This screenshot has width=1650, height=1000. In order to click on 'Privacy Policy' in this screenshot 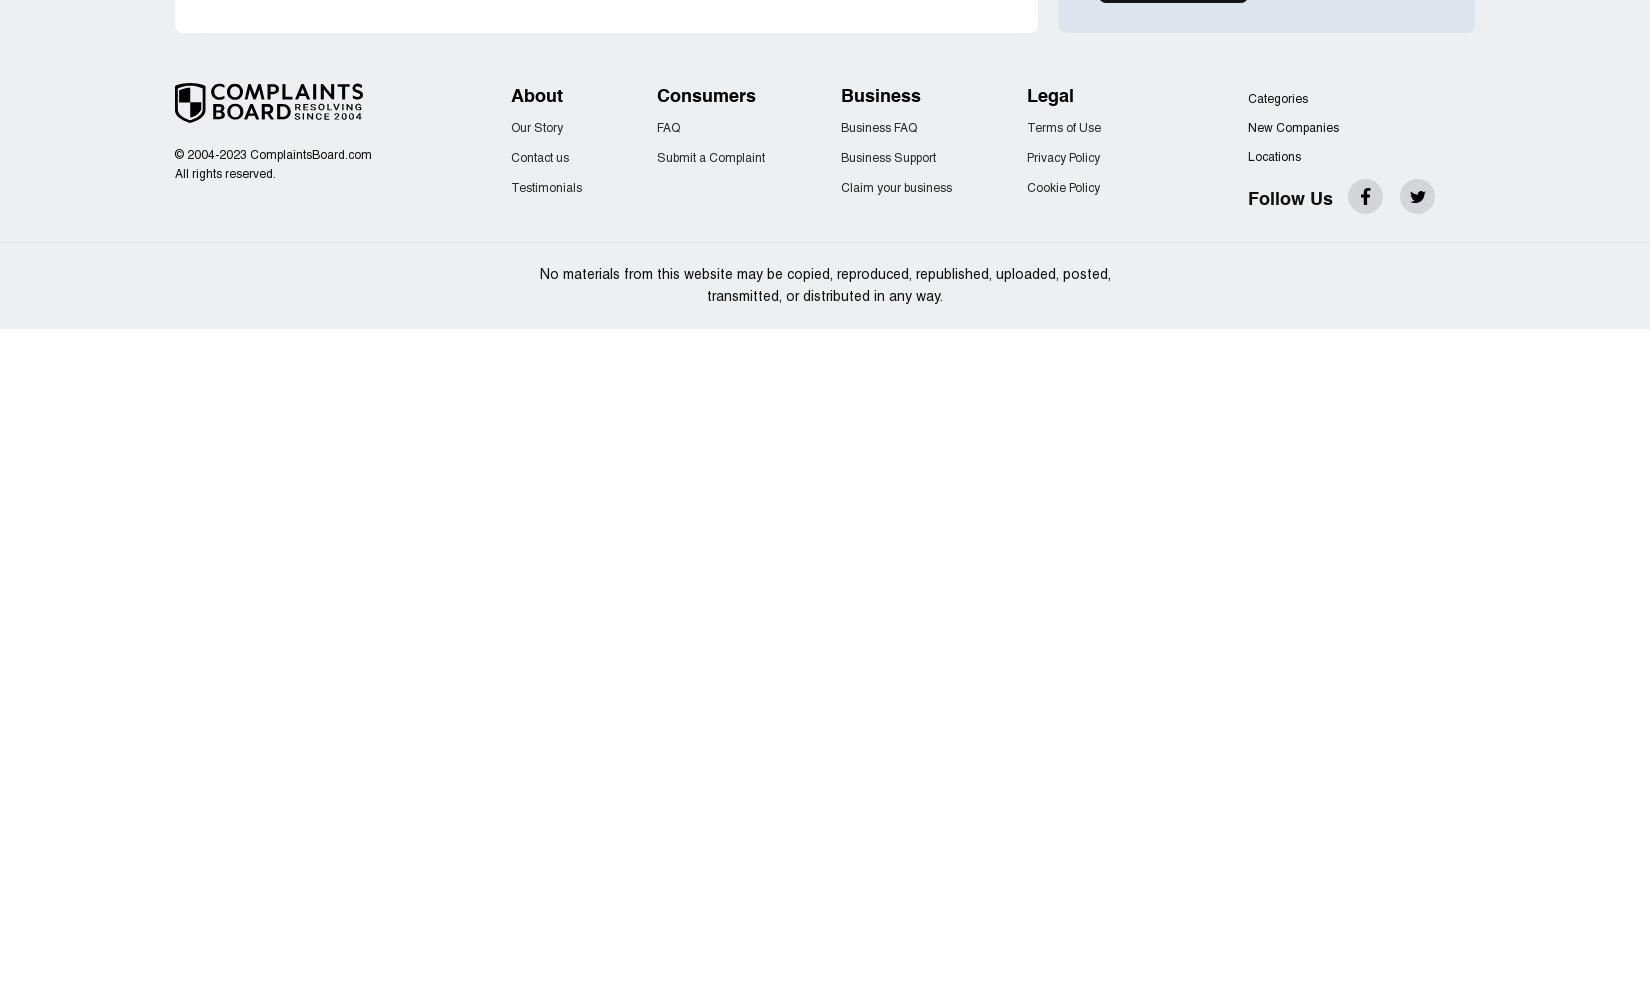, I will do `click(1063, 158)`.